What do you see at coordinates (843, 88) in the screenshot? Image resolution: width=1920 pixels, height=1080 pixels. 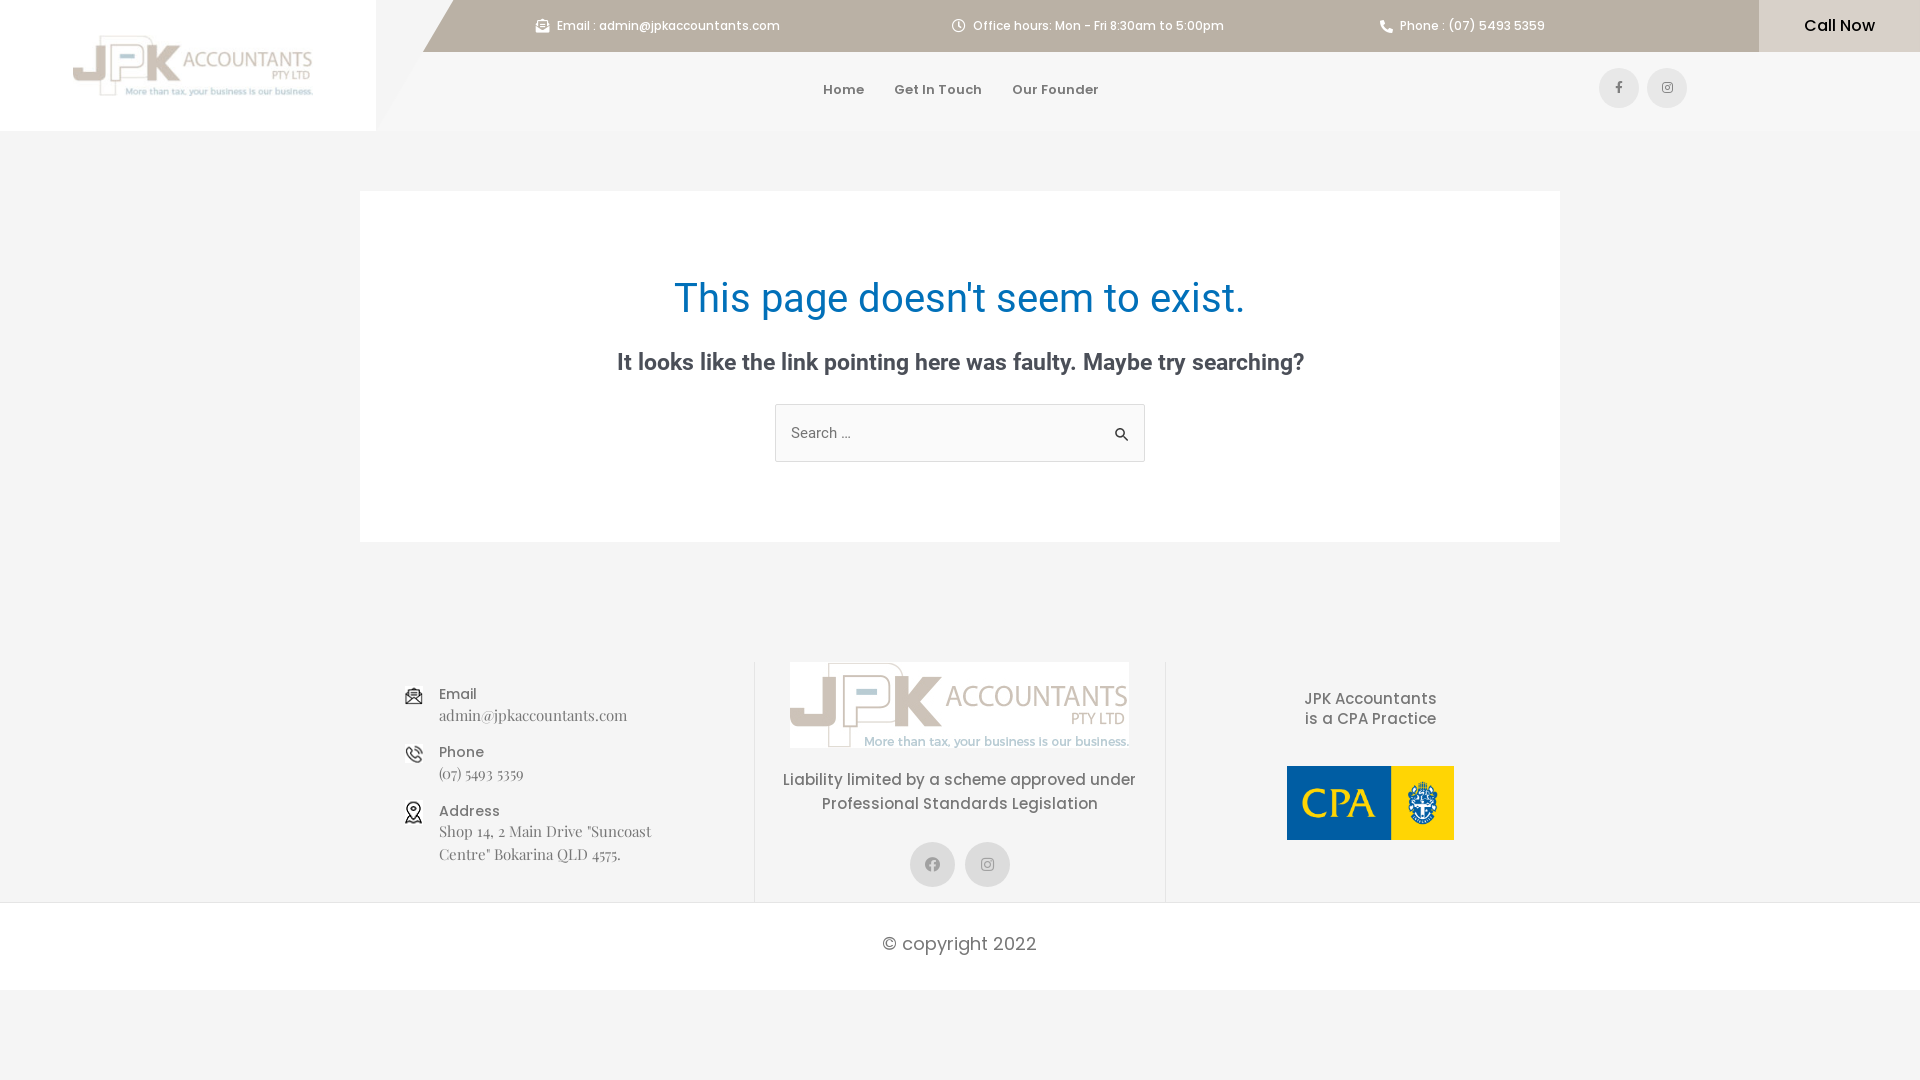 I see `'Home'` at bounding box center [843, 88].